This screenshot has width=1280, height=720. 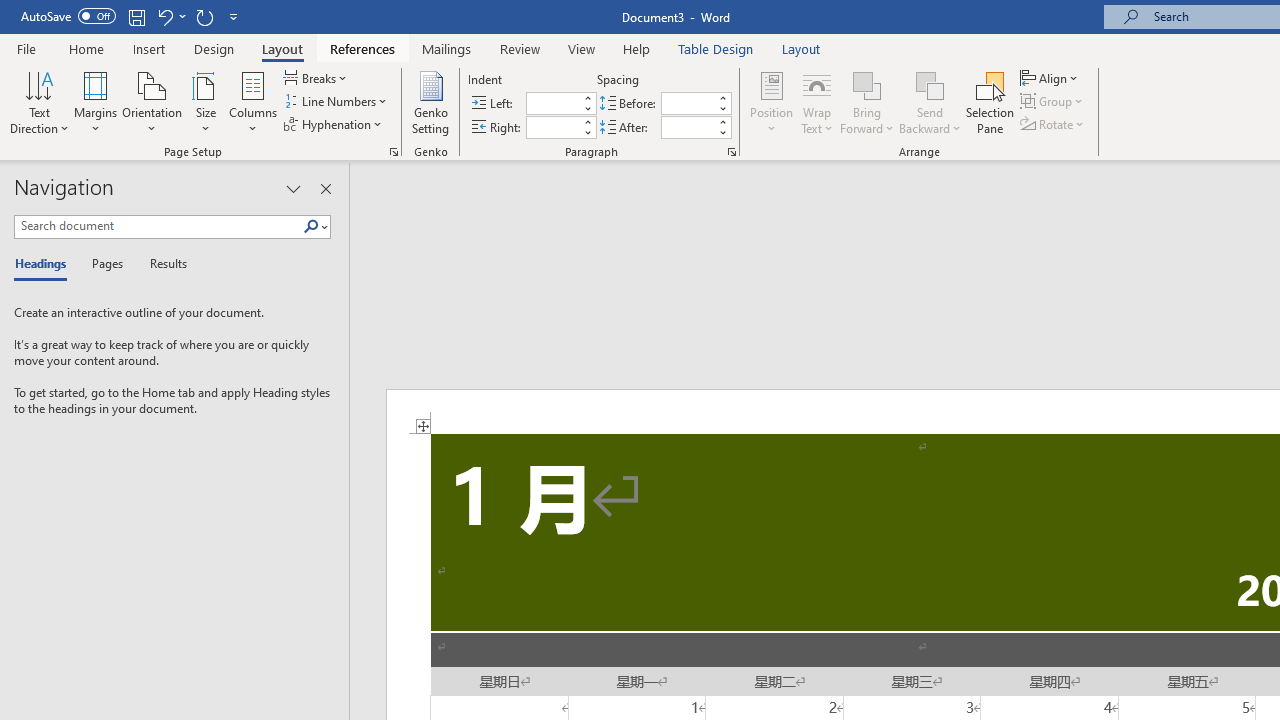 What do you see at coordinates (170, 16) in the screenshot?
I see `'Undo Insert Row Below'` at bounding box center [170, 16].